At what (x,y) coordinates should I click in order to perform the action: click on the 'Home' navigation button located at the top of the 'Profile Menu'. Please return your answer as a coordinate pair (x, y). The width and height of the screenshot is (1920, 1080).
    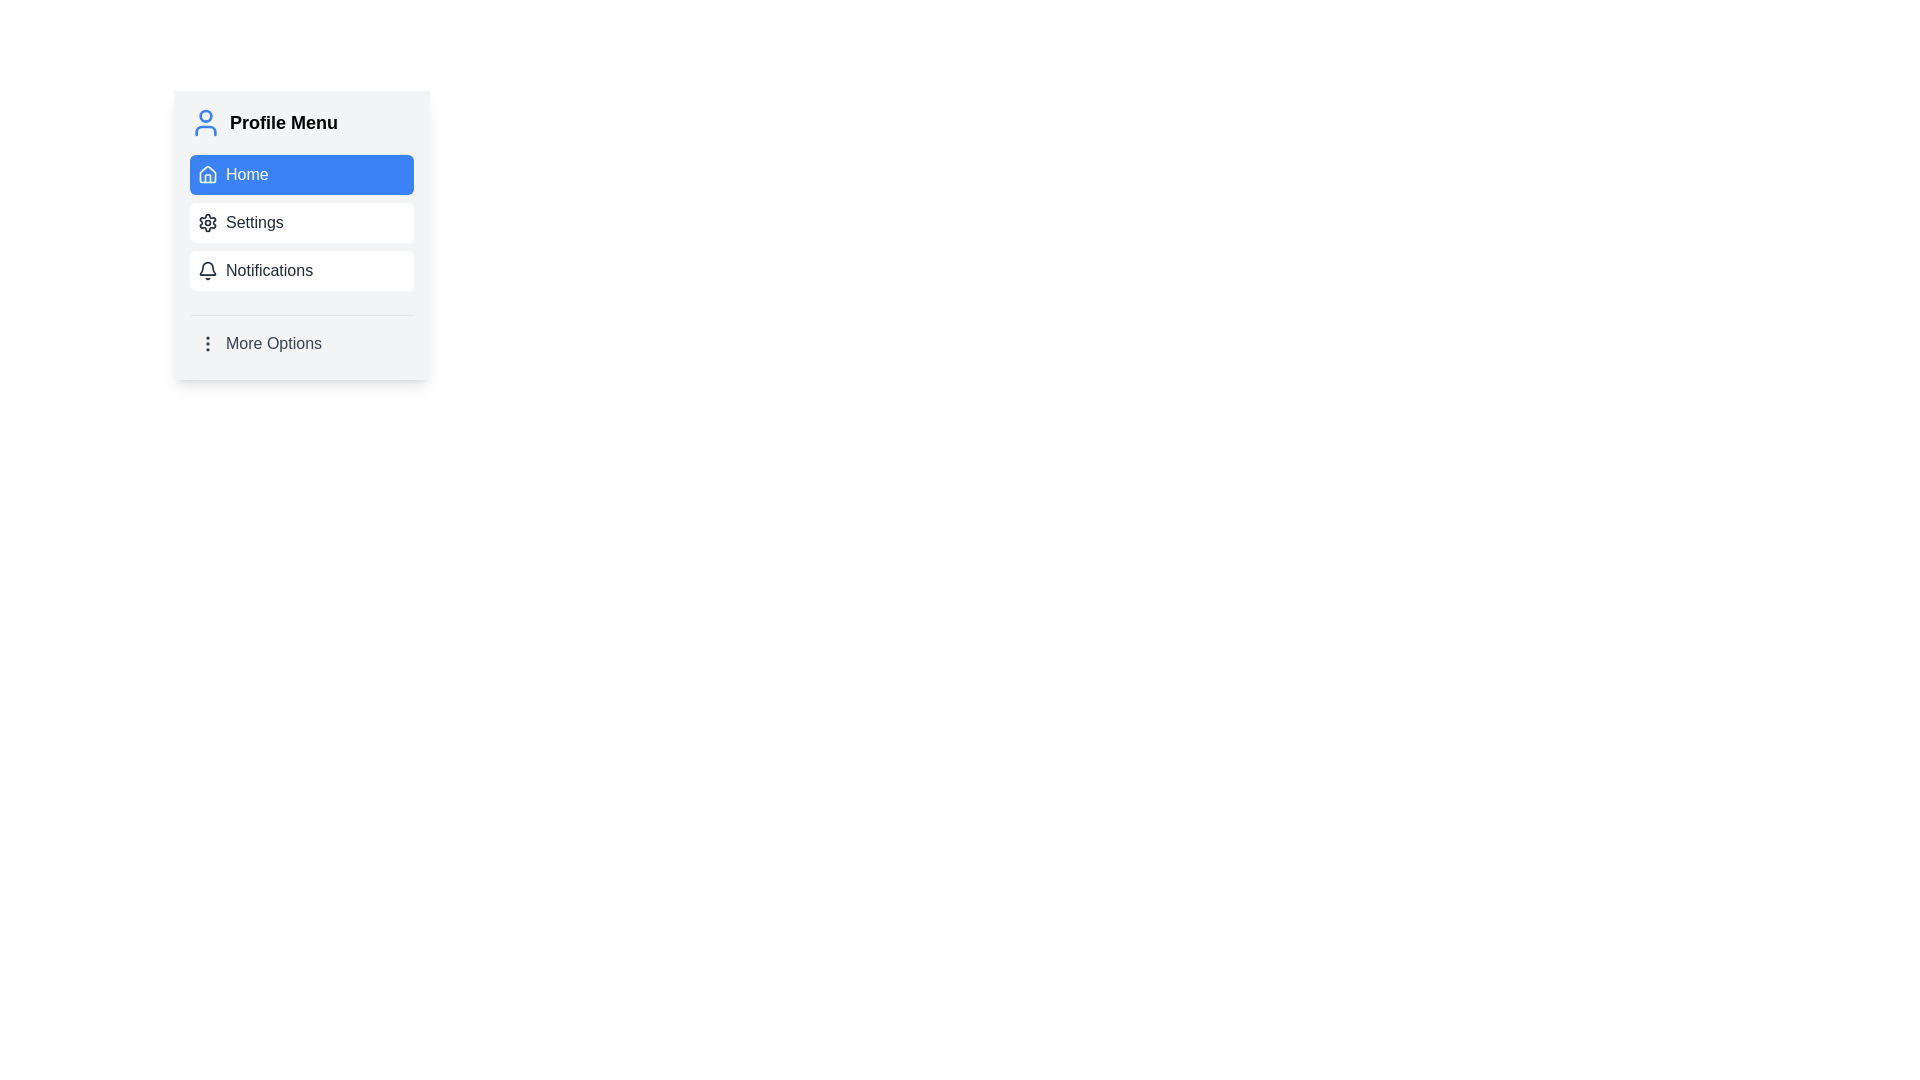
    Looking at the image, I should click on (301, 173).